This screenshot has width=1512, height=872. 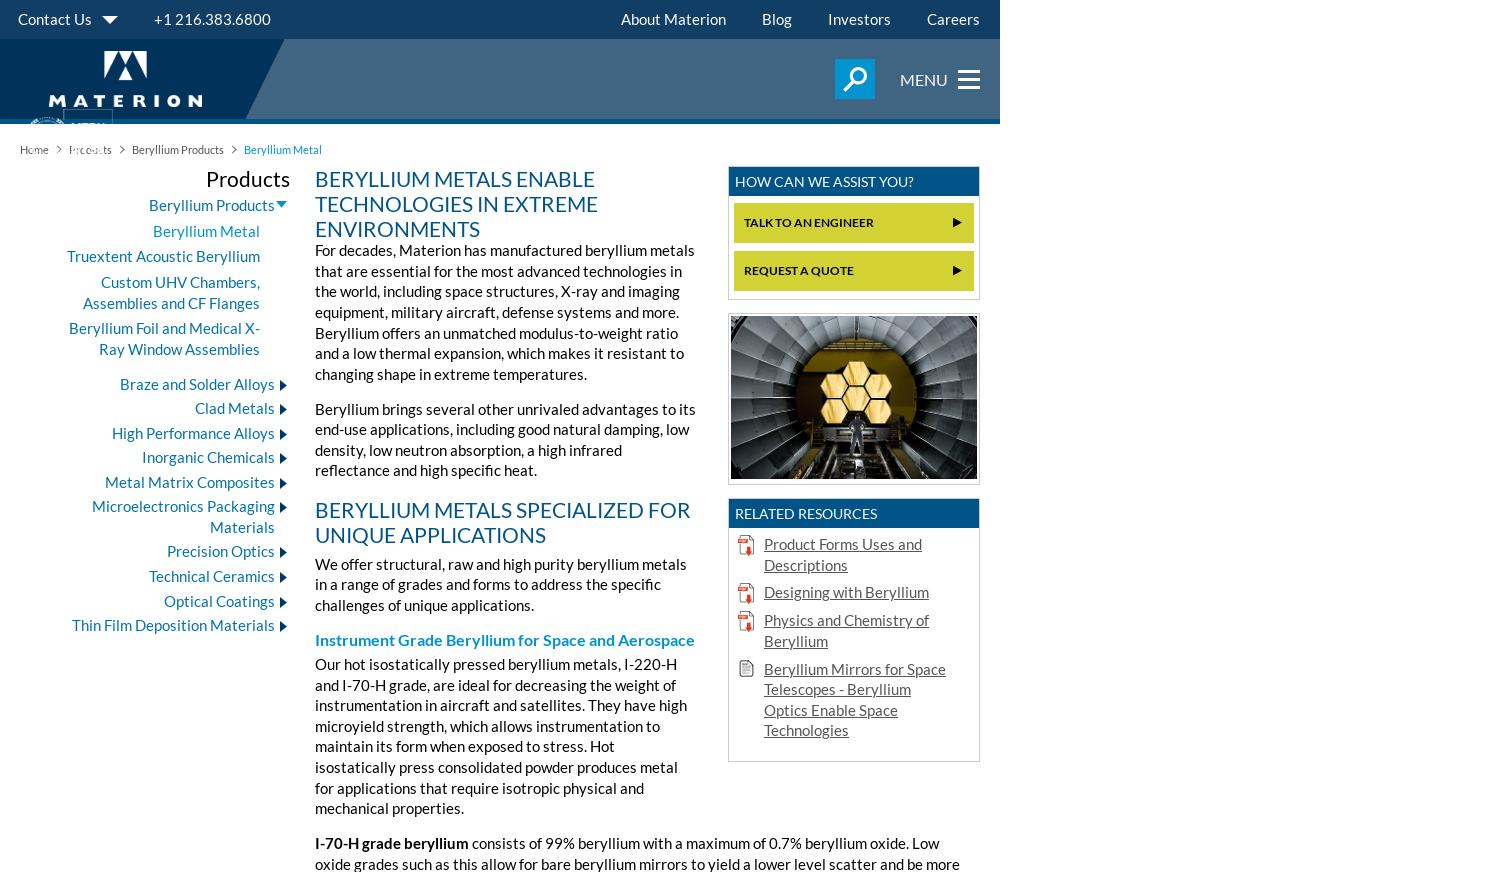 What do you see at coordinates (503, 520) in the screenshot?
I see `'BERYLLIUM METALS SPECIALIZED FOR UNIQUE APPLICATIONS'` at bounding box center [503, 520].